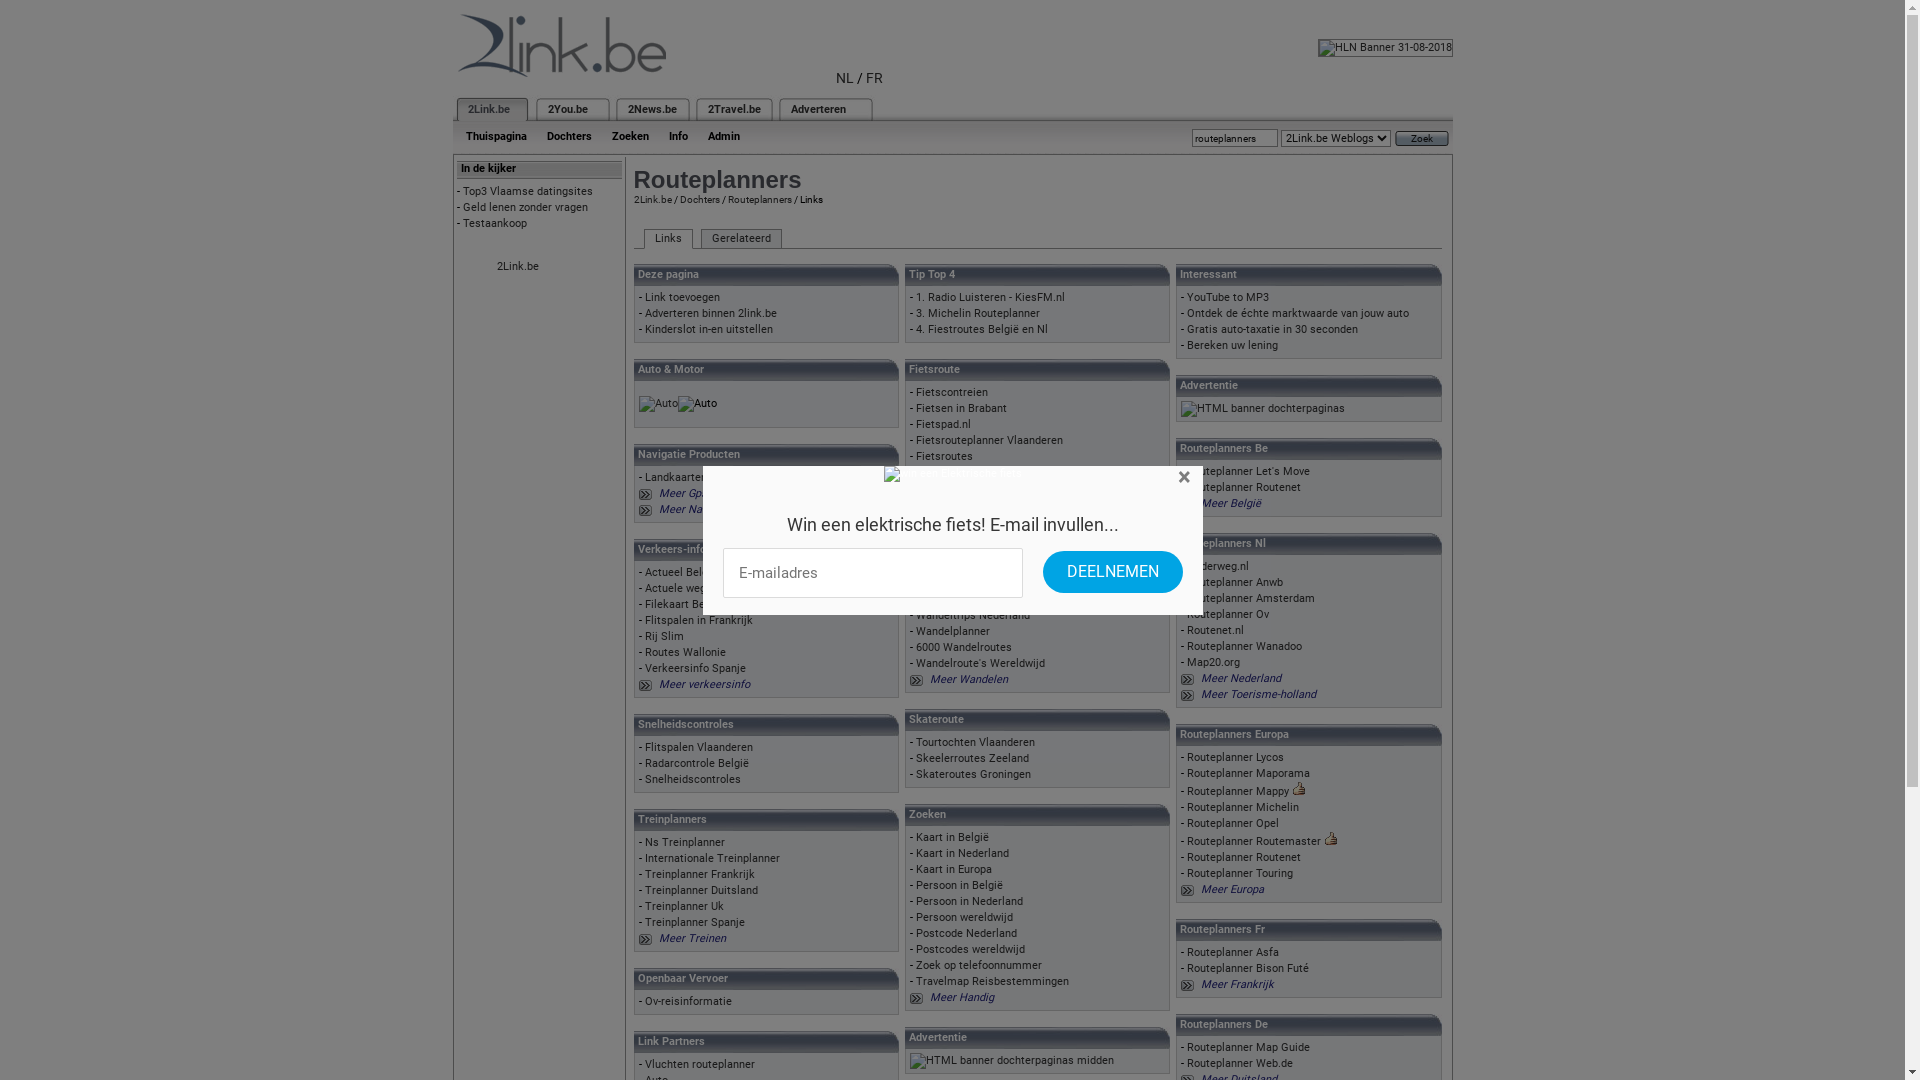 The height and width of the screenshot is (1080, 1920). I want to click on 'Wandeltrips Nederland', so click(973, 614).